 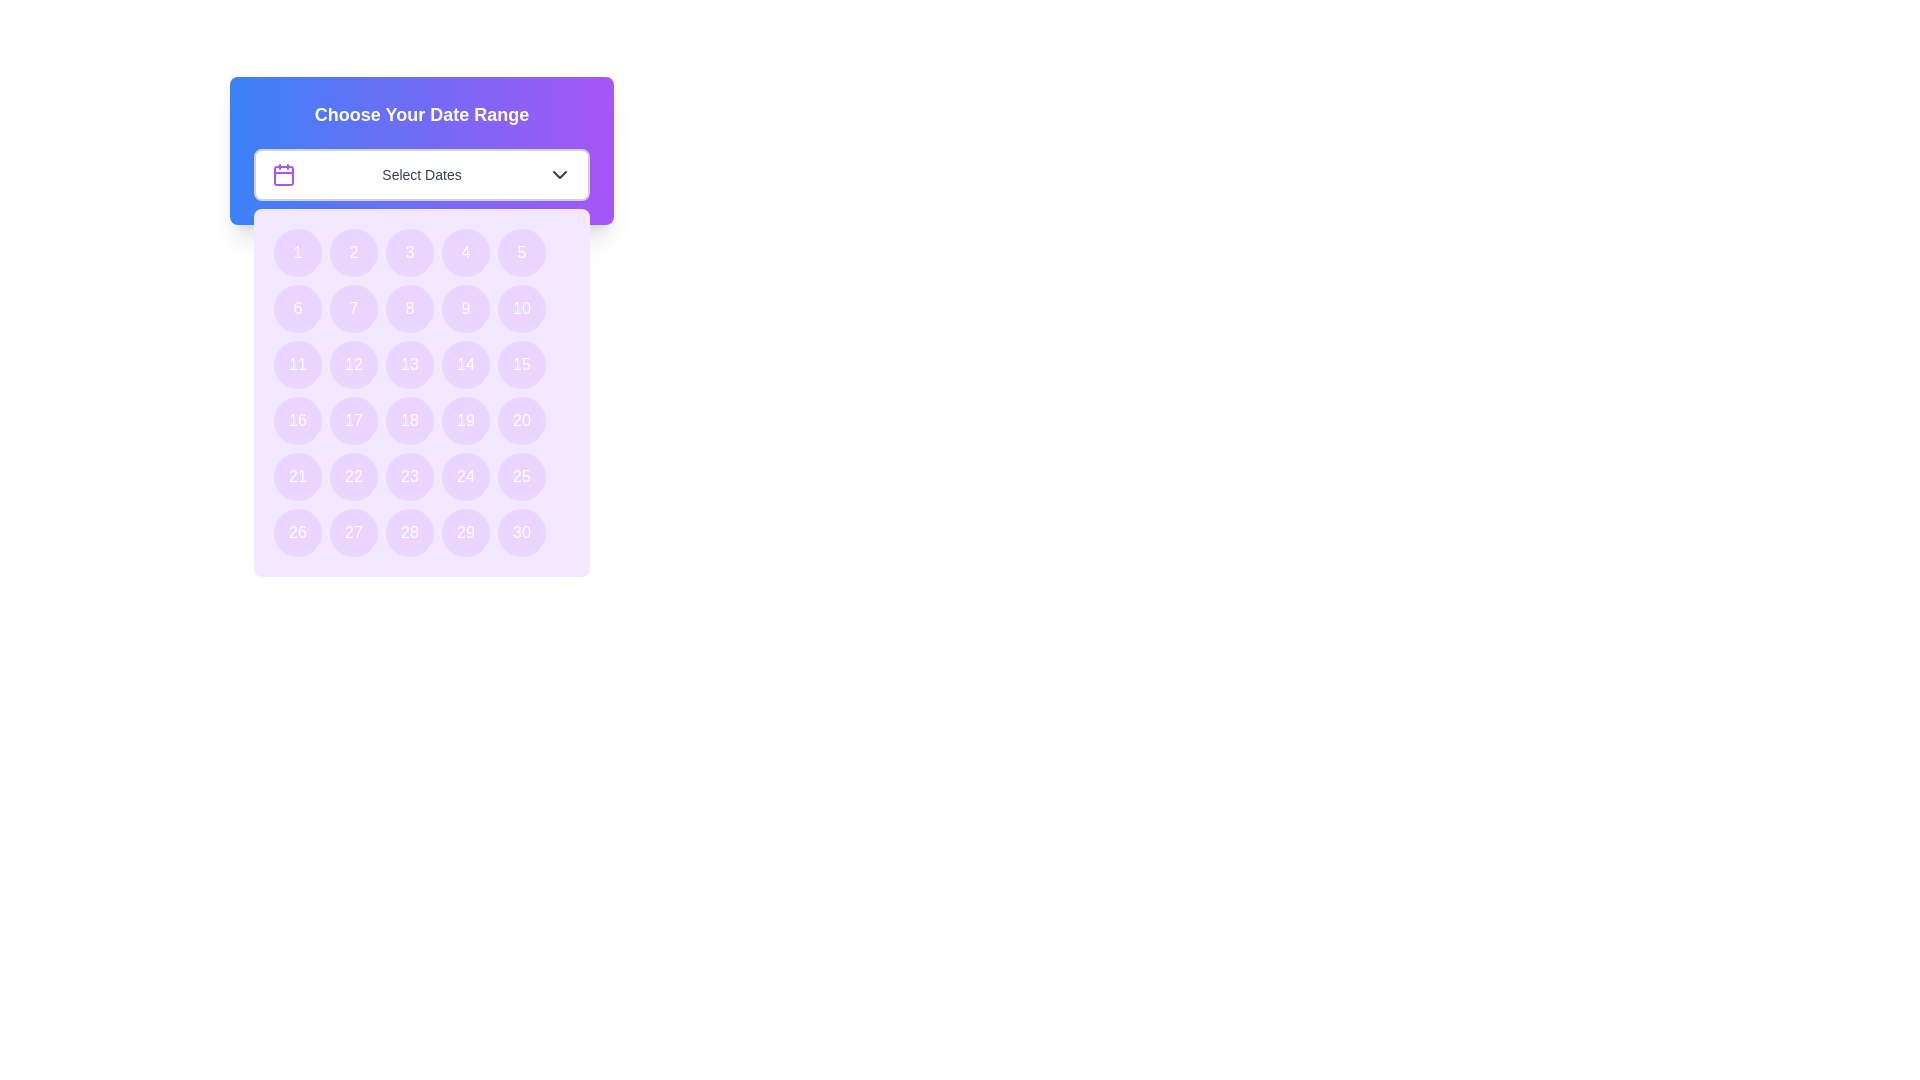 I want to click on the rounded purple button labeled '15' located in the fifth column of the third row under the 'Choose Your Date Range' section, so click(x=522, y=365).